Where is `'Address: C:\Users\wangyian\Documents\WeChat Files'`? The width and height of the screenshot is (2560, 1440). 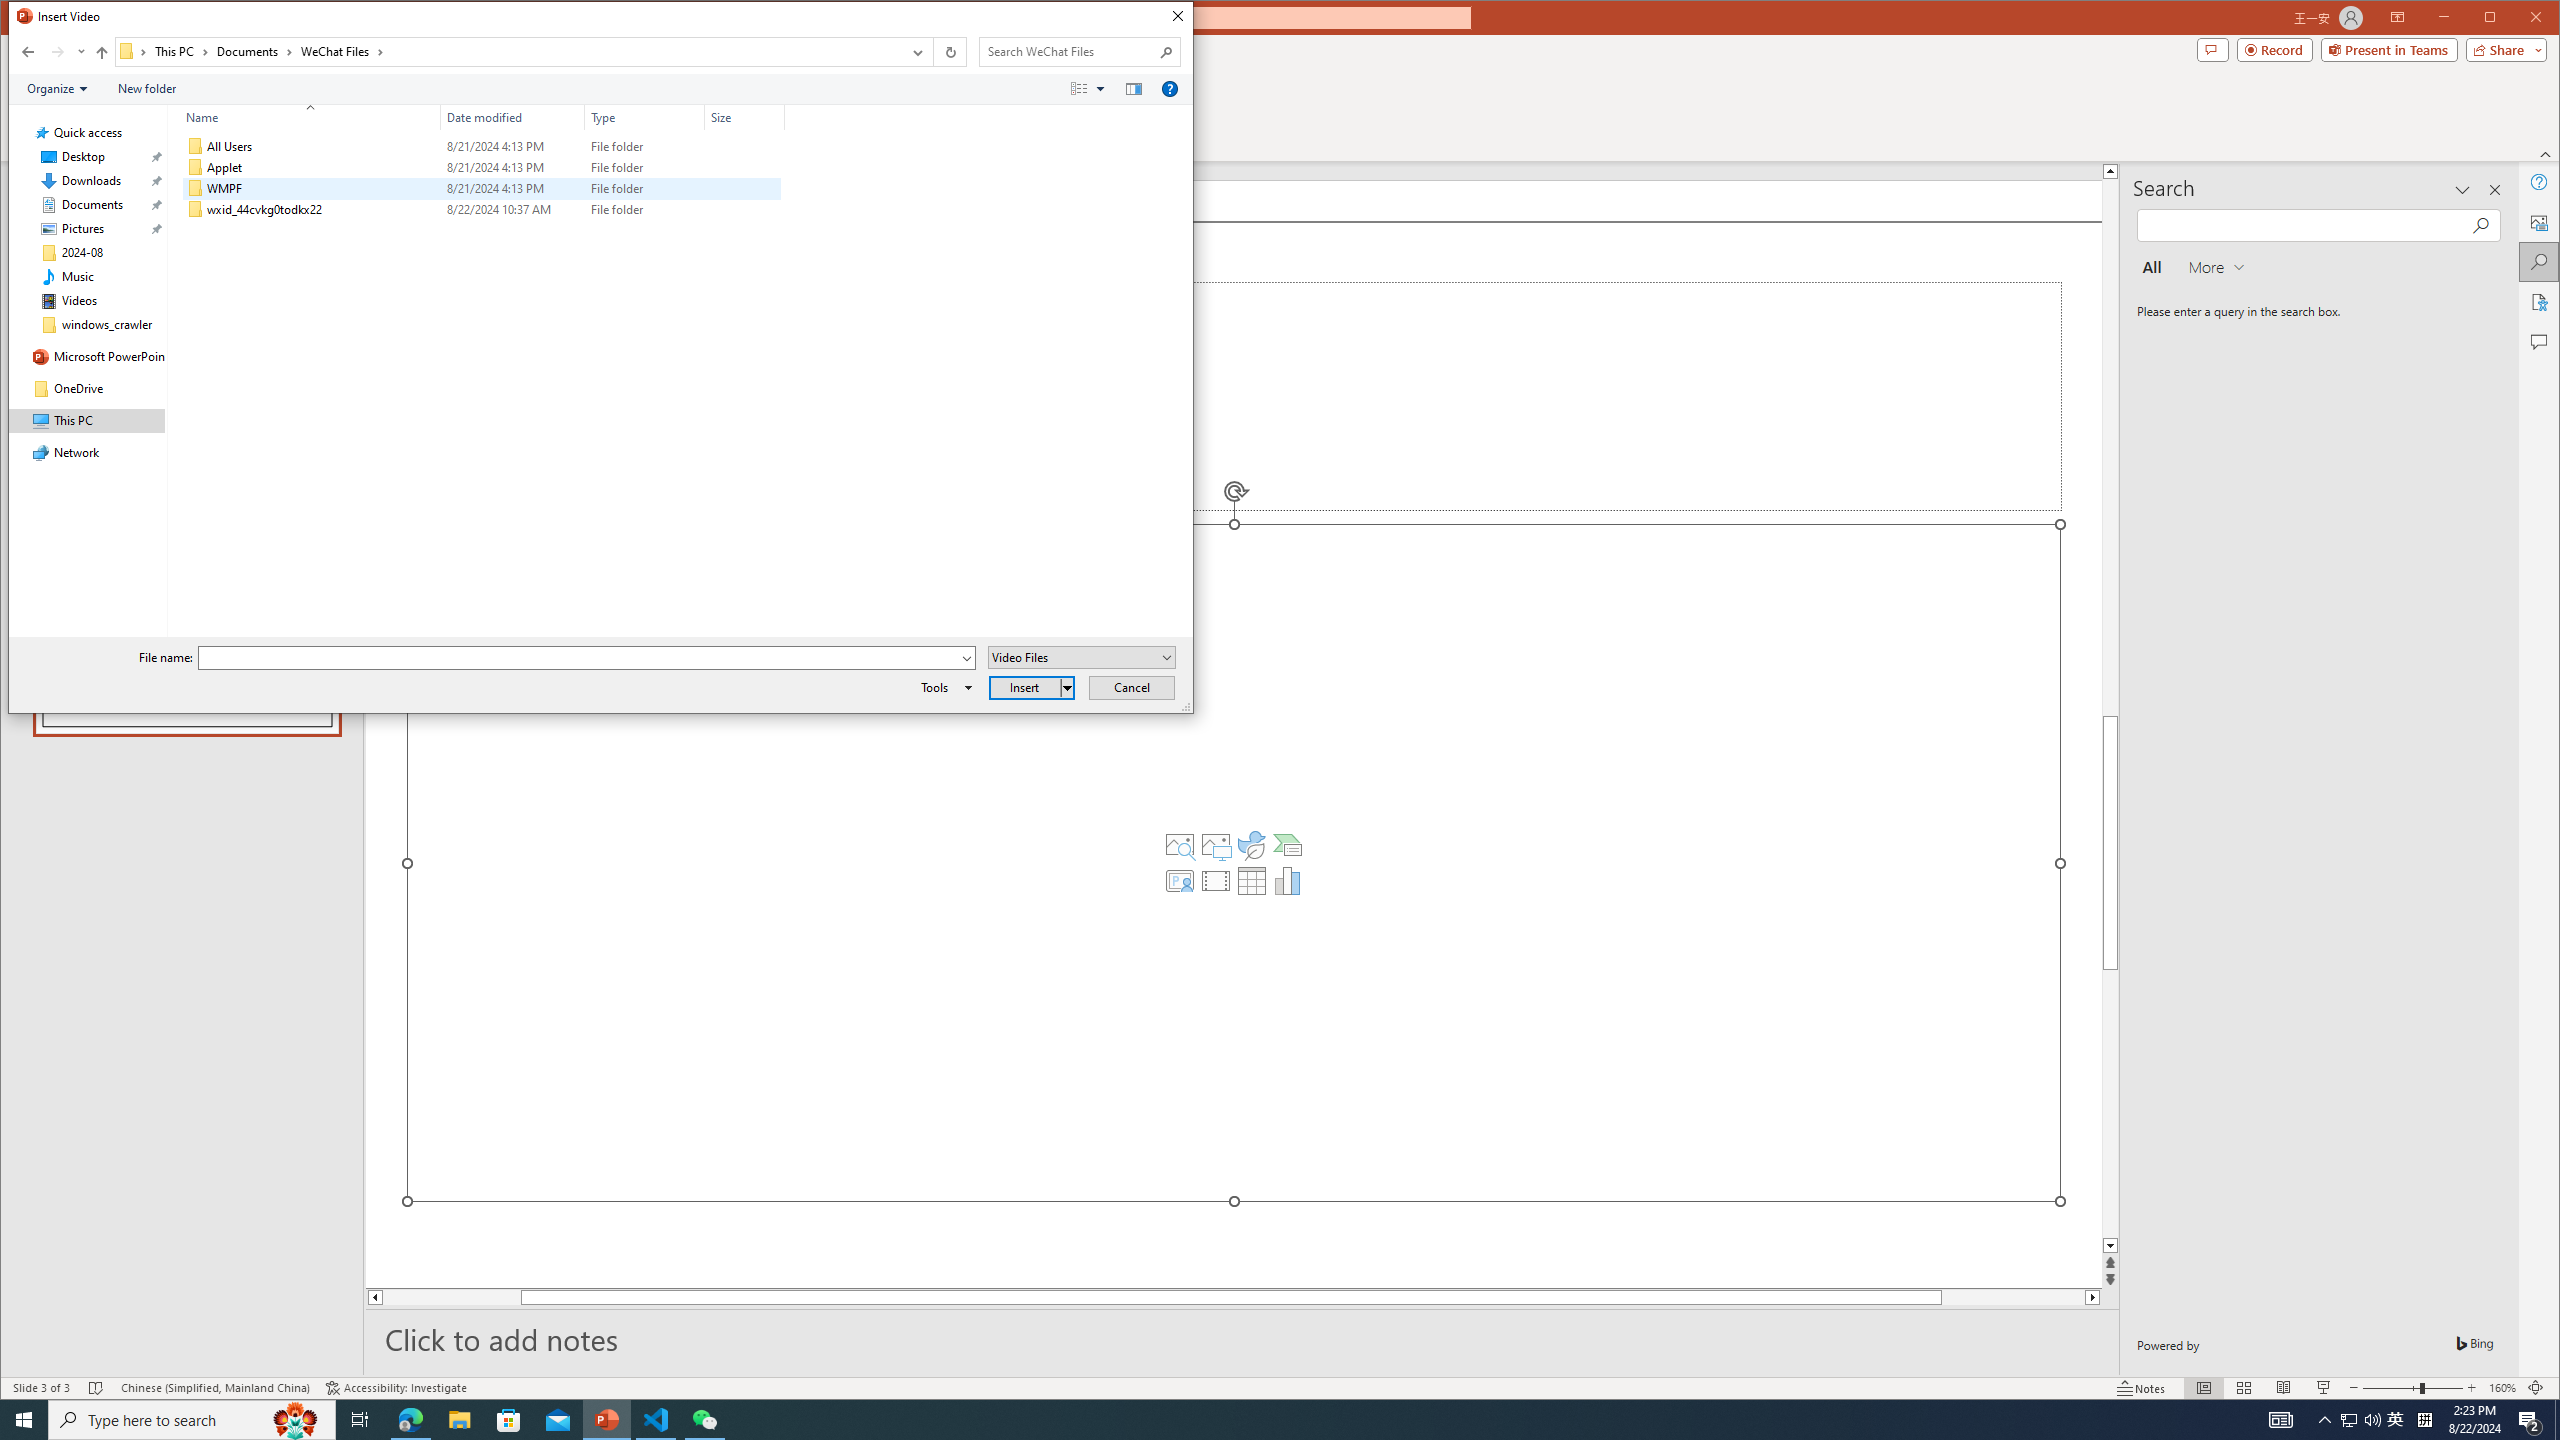 'Address: C:\Users\wangyian\Documents\WeChat Files' is located at coordinates (507, 51).